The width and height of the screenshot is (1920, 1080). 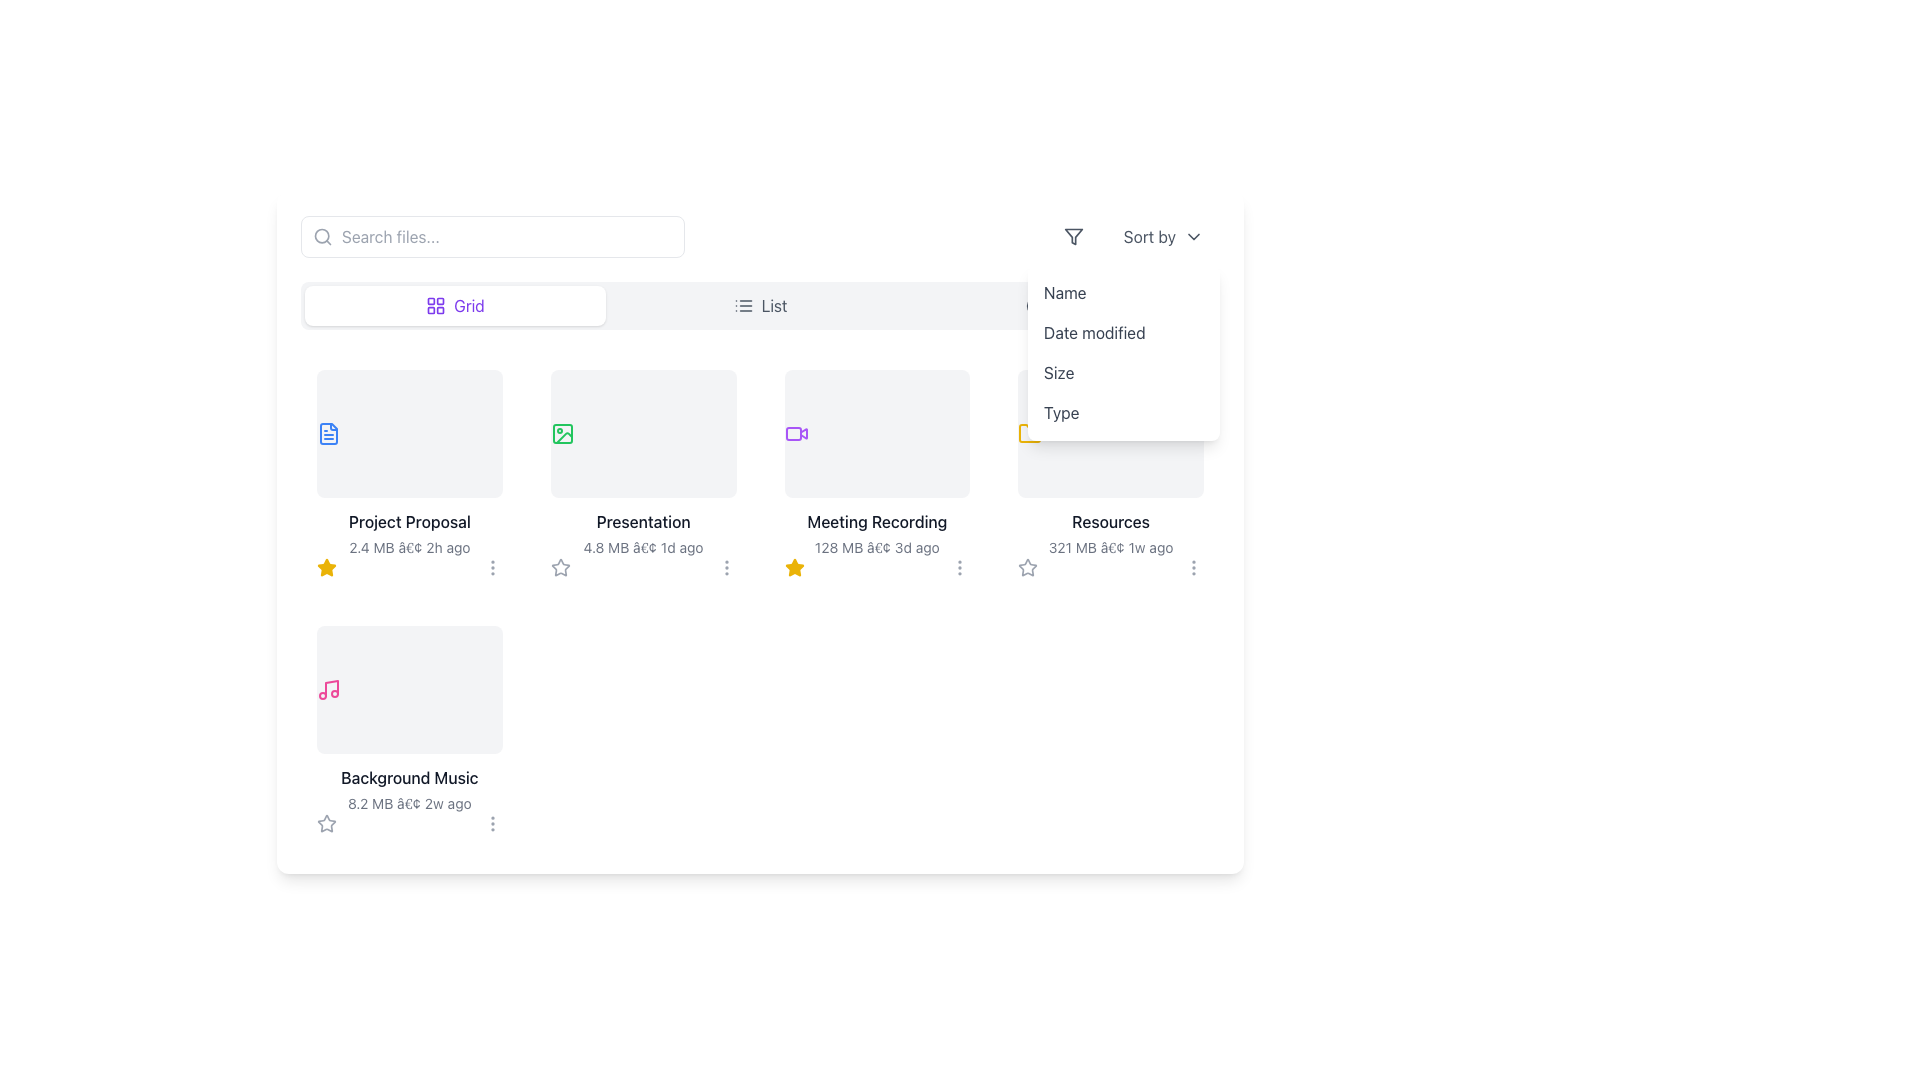 What do you see at coordinates (561, 433) in the screenshot?
I see `the image icon with a green outline and white background located in the top left corner of the 'Presentation' file card to interact with the file representation` at bounding box center [561, 433].